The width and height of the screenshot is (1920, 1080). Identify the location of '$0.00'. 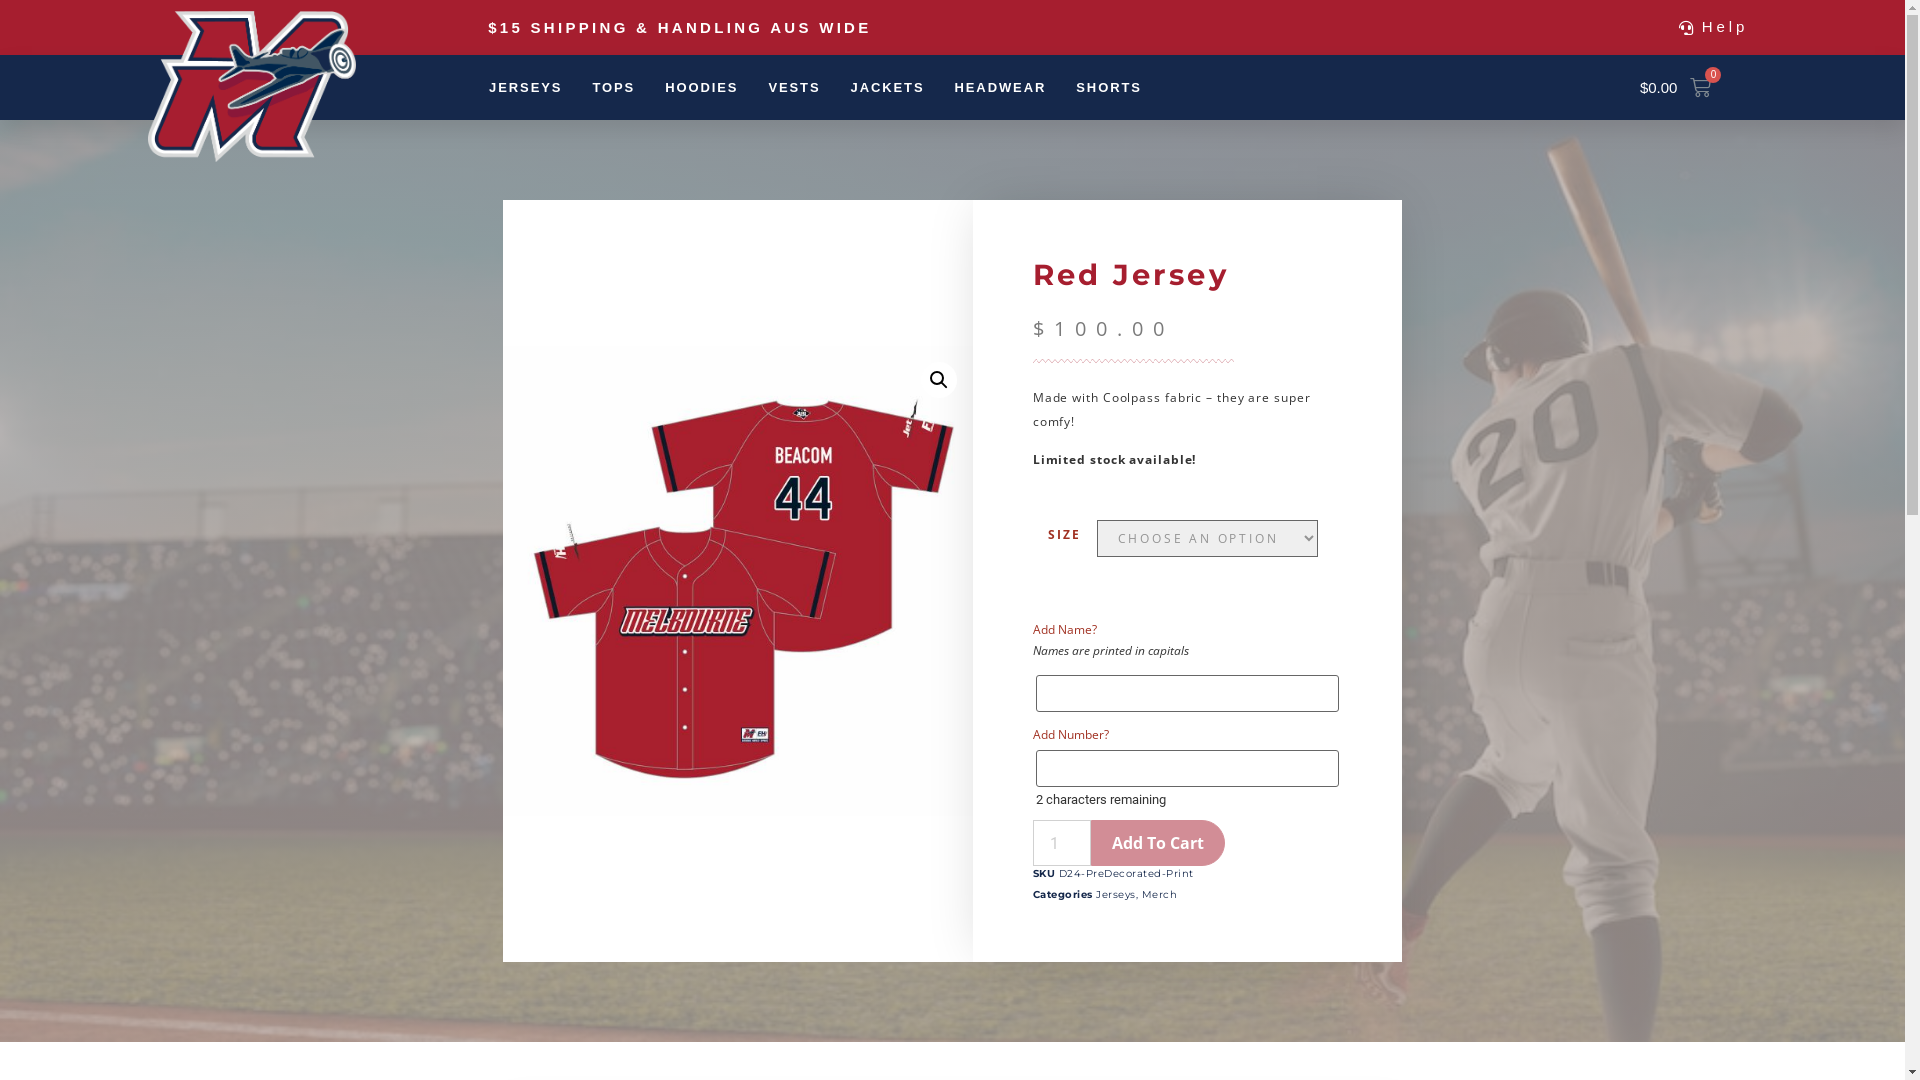
(1616, 86).